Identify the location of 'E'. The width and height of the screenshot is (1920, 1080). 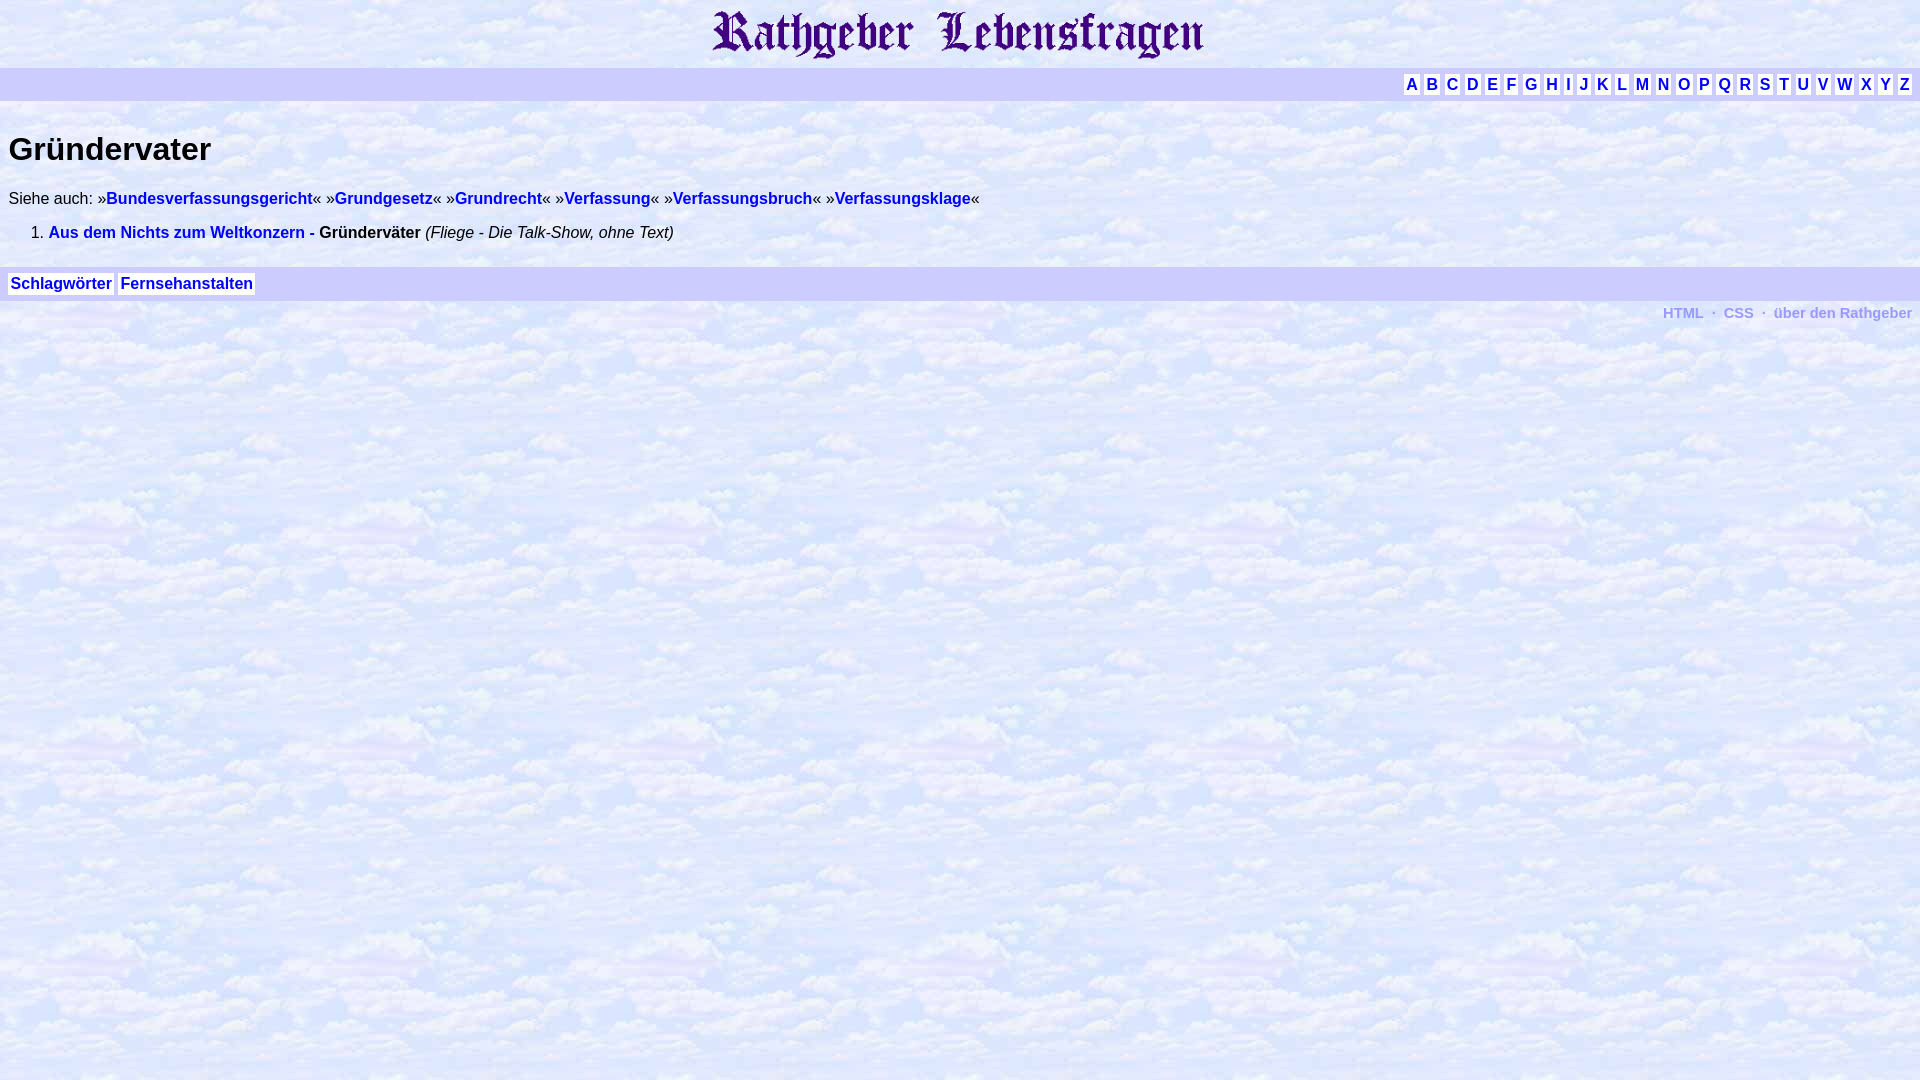
(1492, 83).